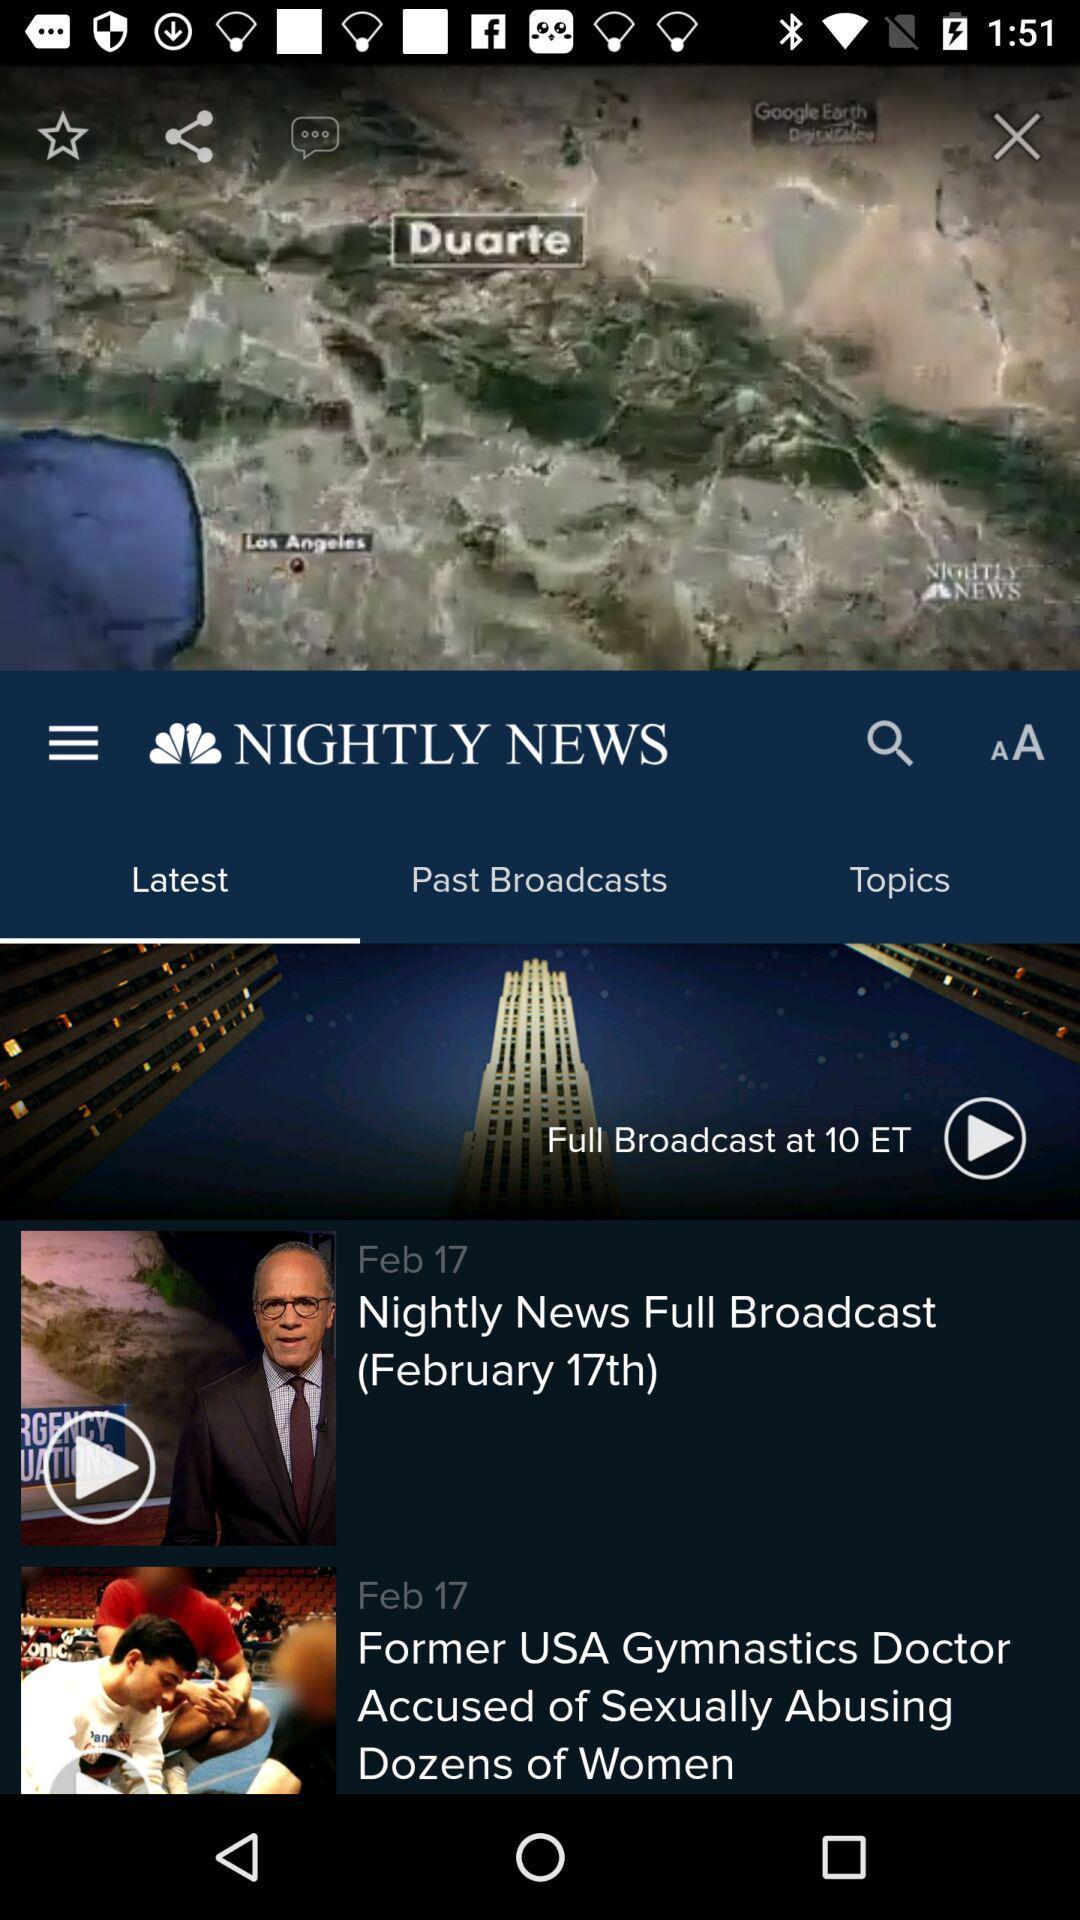  I want to click on close, so click(1017, 135).